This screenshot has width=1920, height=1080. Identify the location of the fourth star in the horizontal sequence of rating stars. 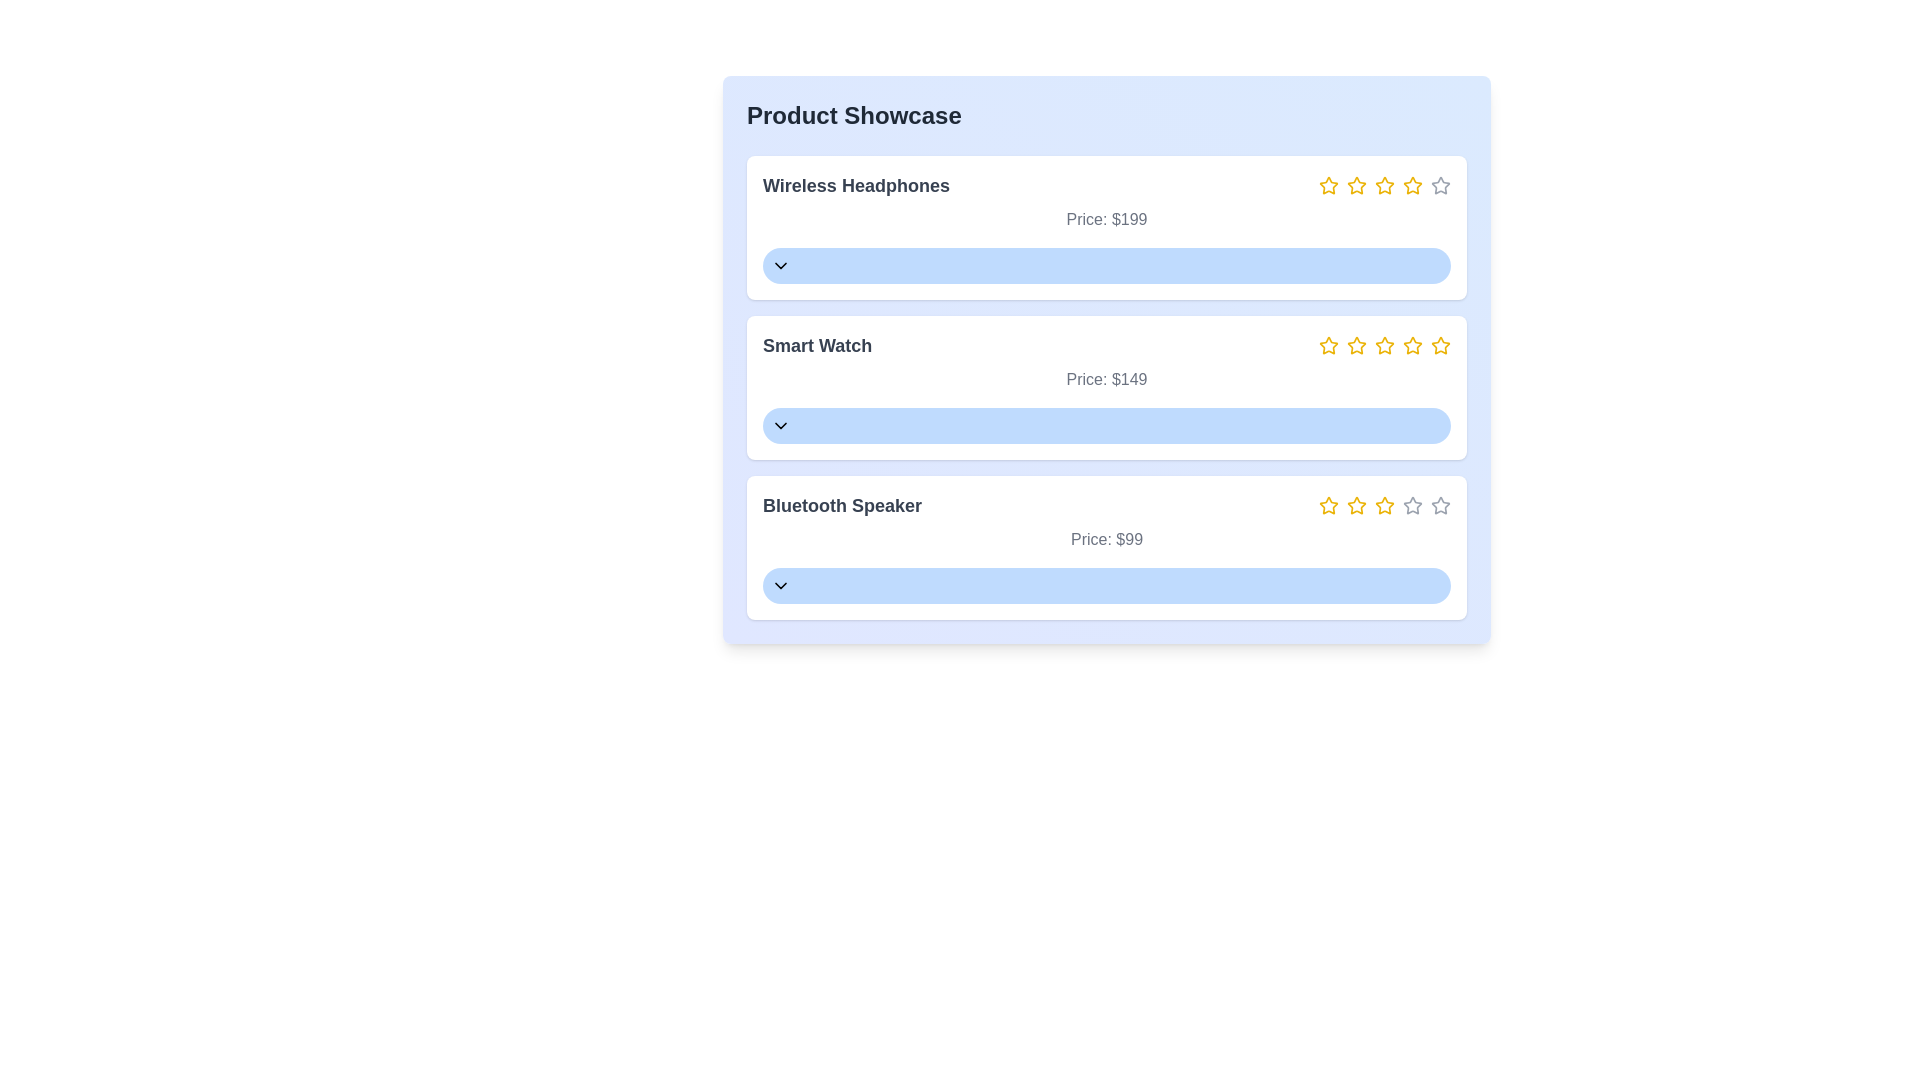
(1384, 185).